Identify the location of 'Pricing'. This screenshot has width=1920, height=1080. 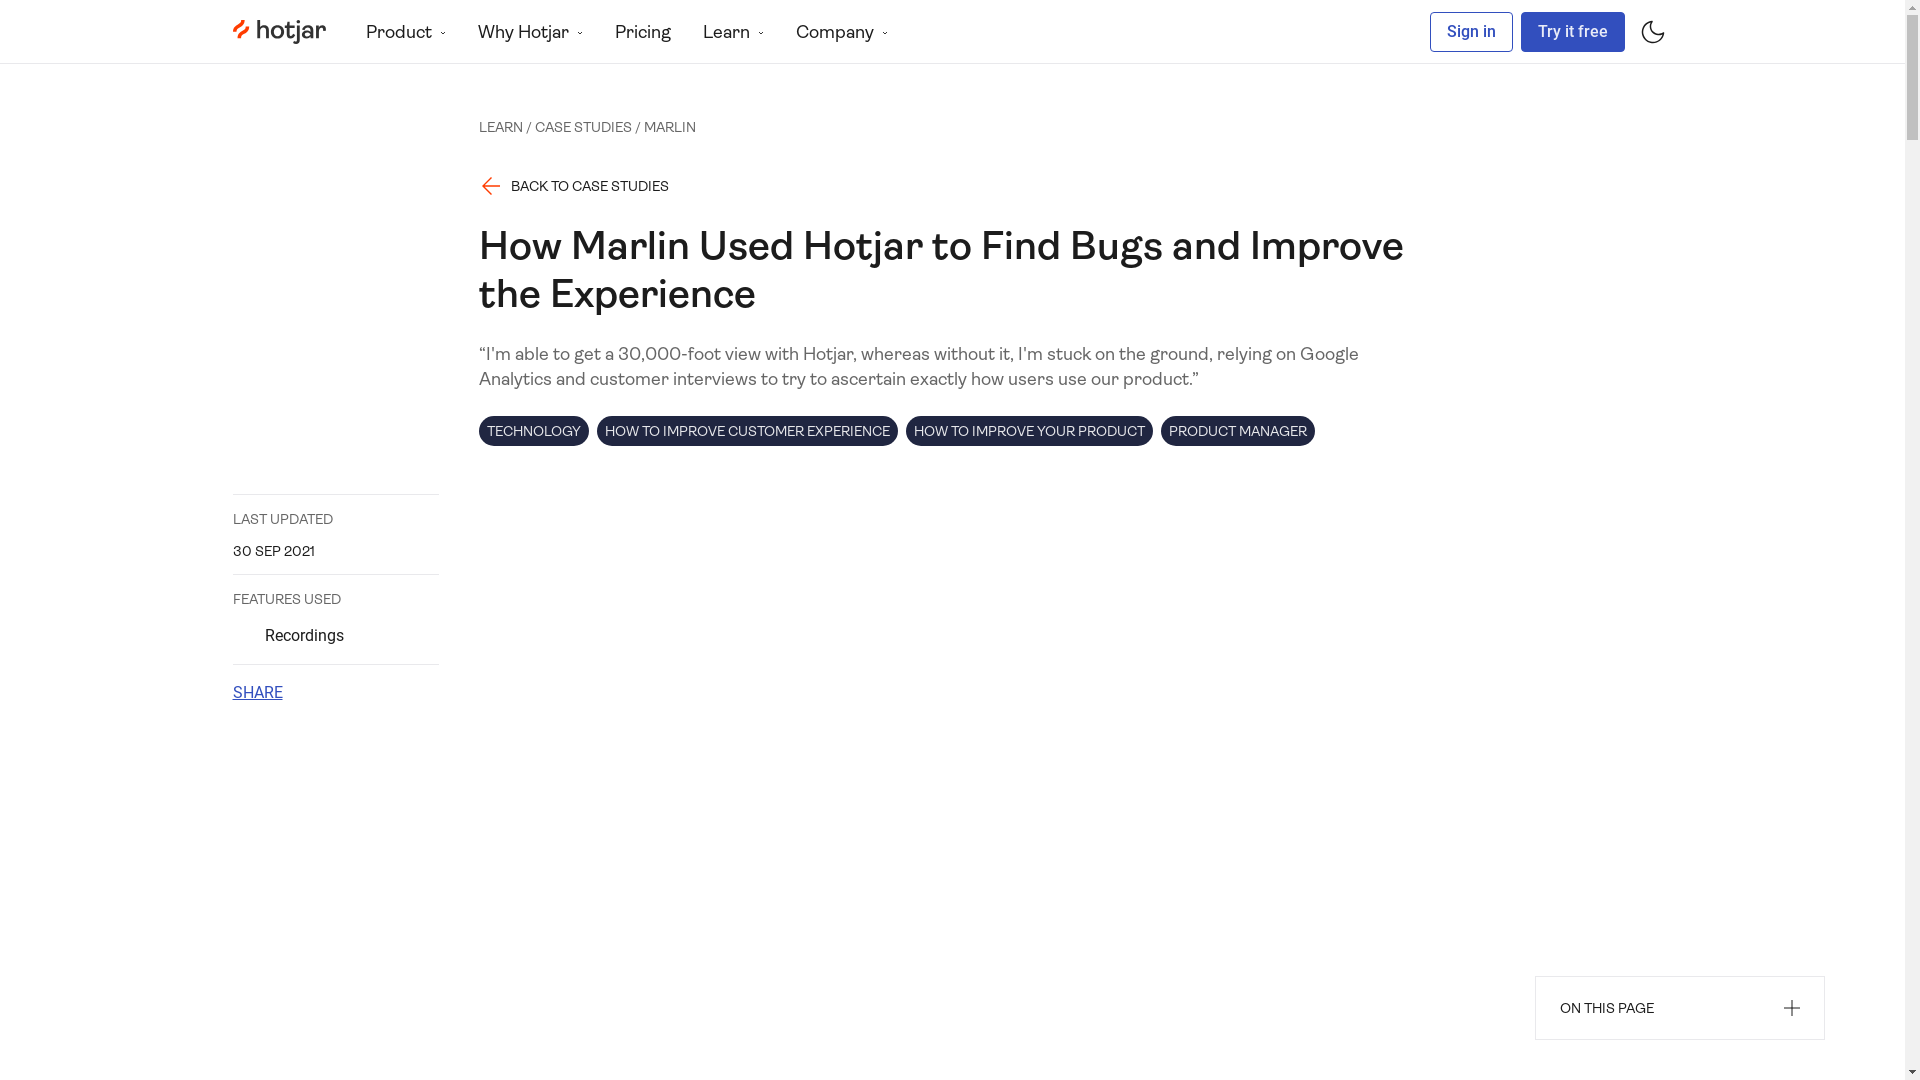
(642, 31).